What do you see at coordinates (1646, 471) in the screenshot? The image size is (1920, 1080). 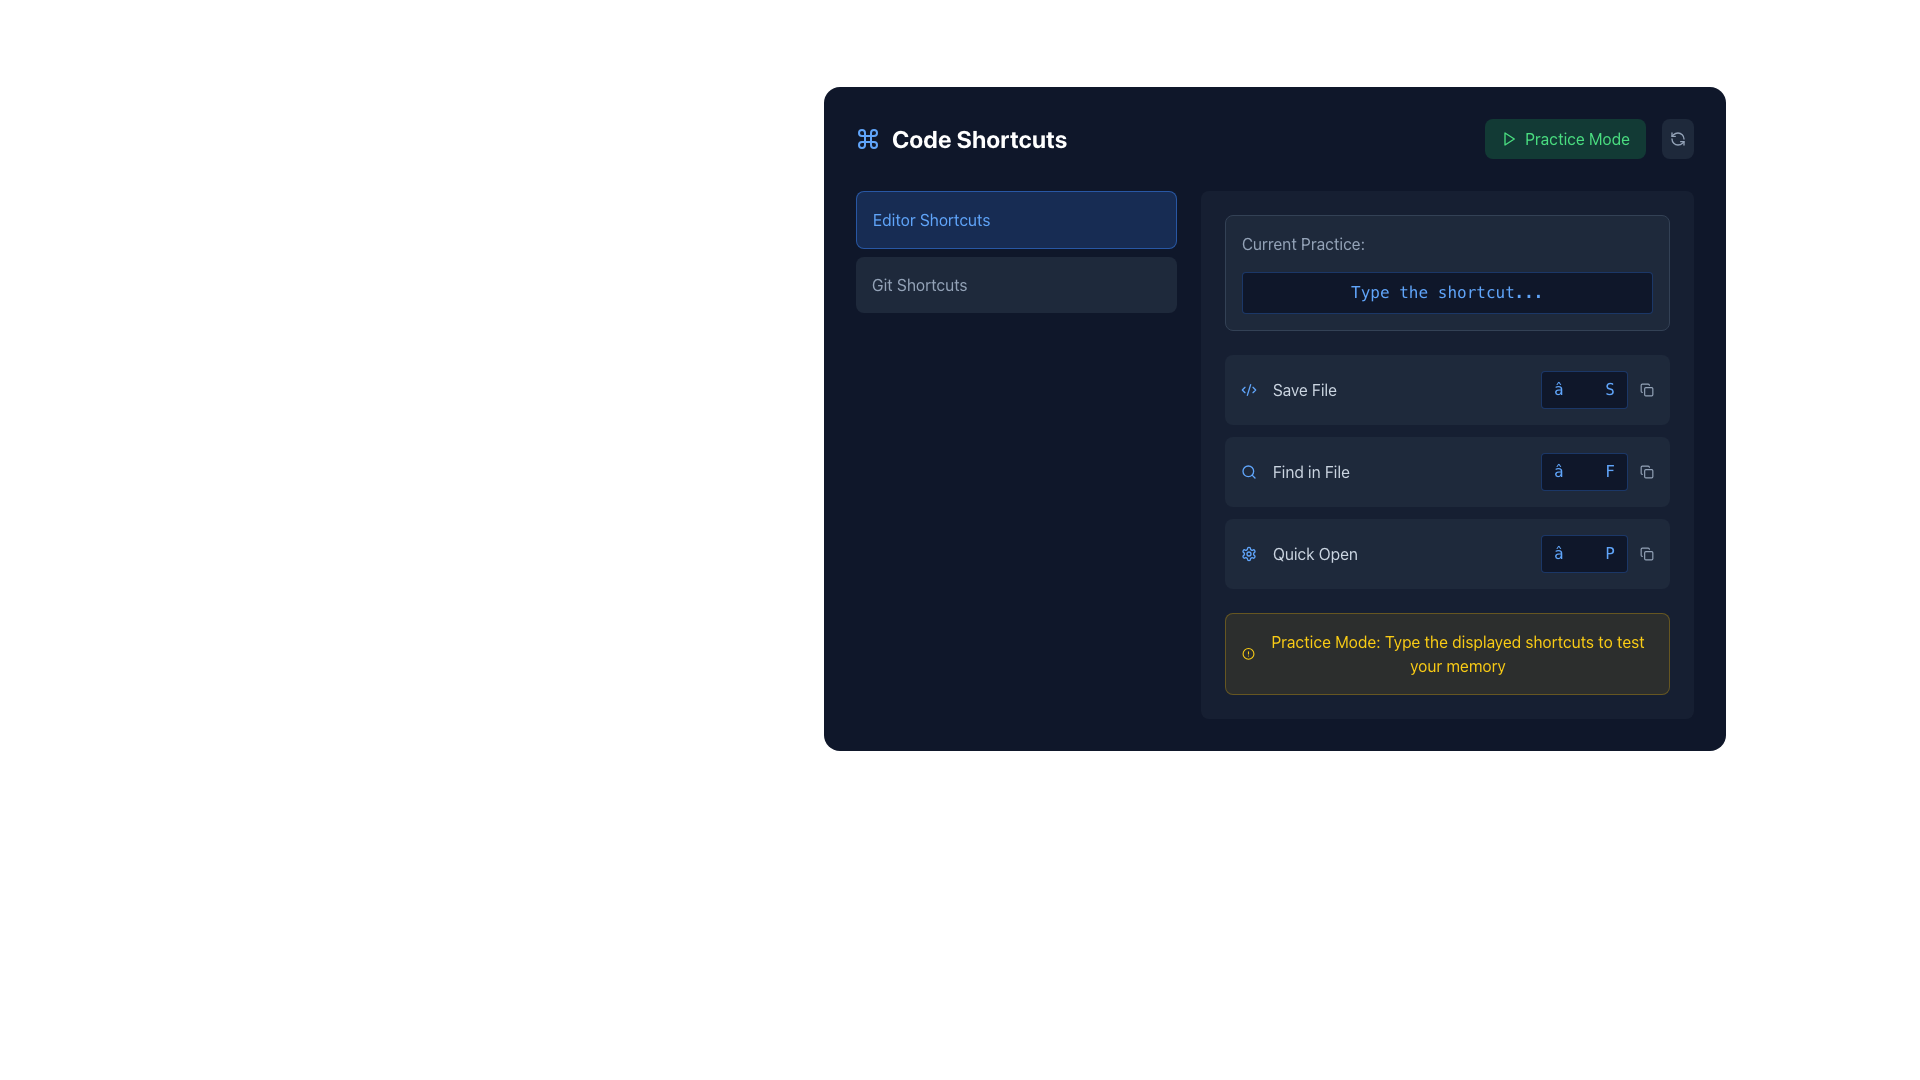 I see `the button located to the right of the keyboard shortcut display ('⌘ F')` at bounding box center [1646, 471].